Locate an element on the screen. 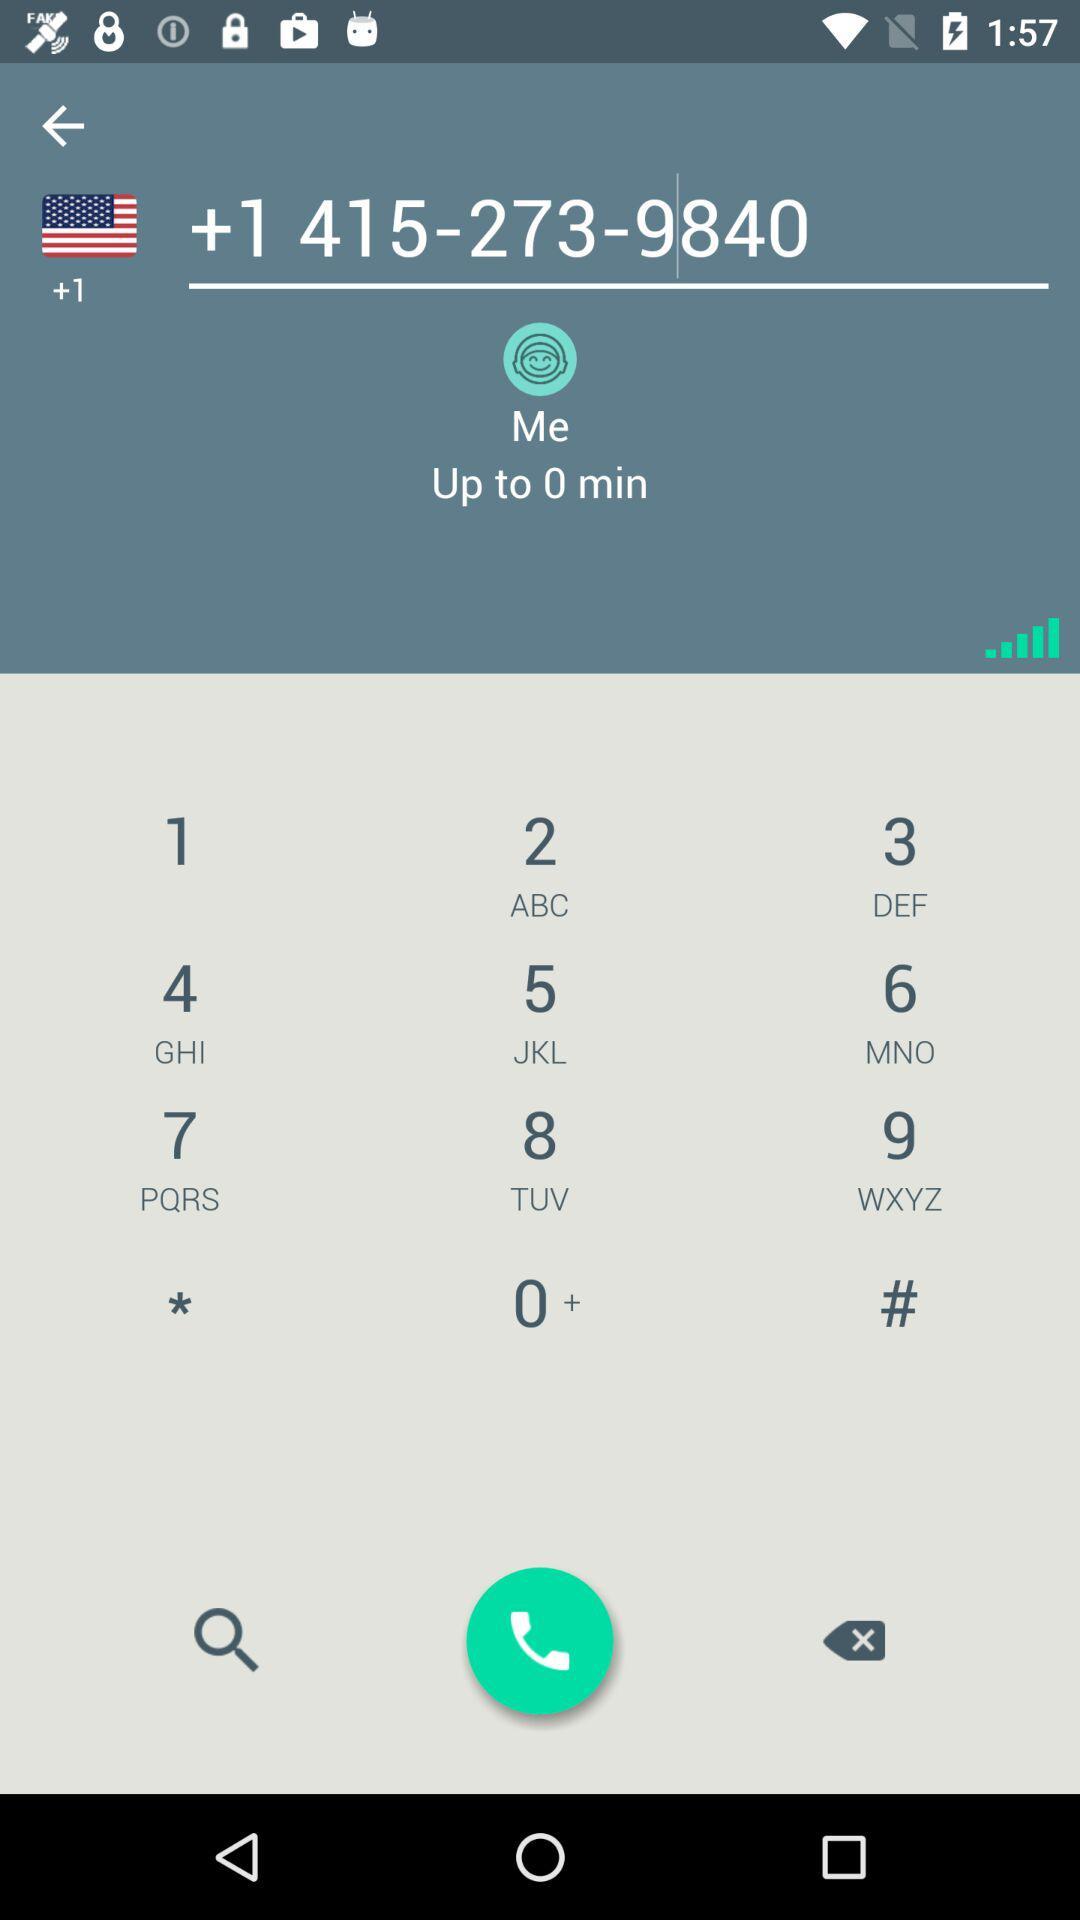  icon to the left of 1 415 273 item is located at coordinates (61, 124).